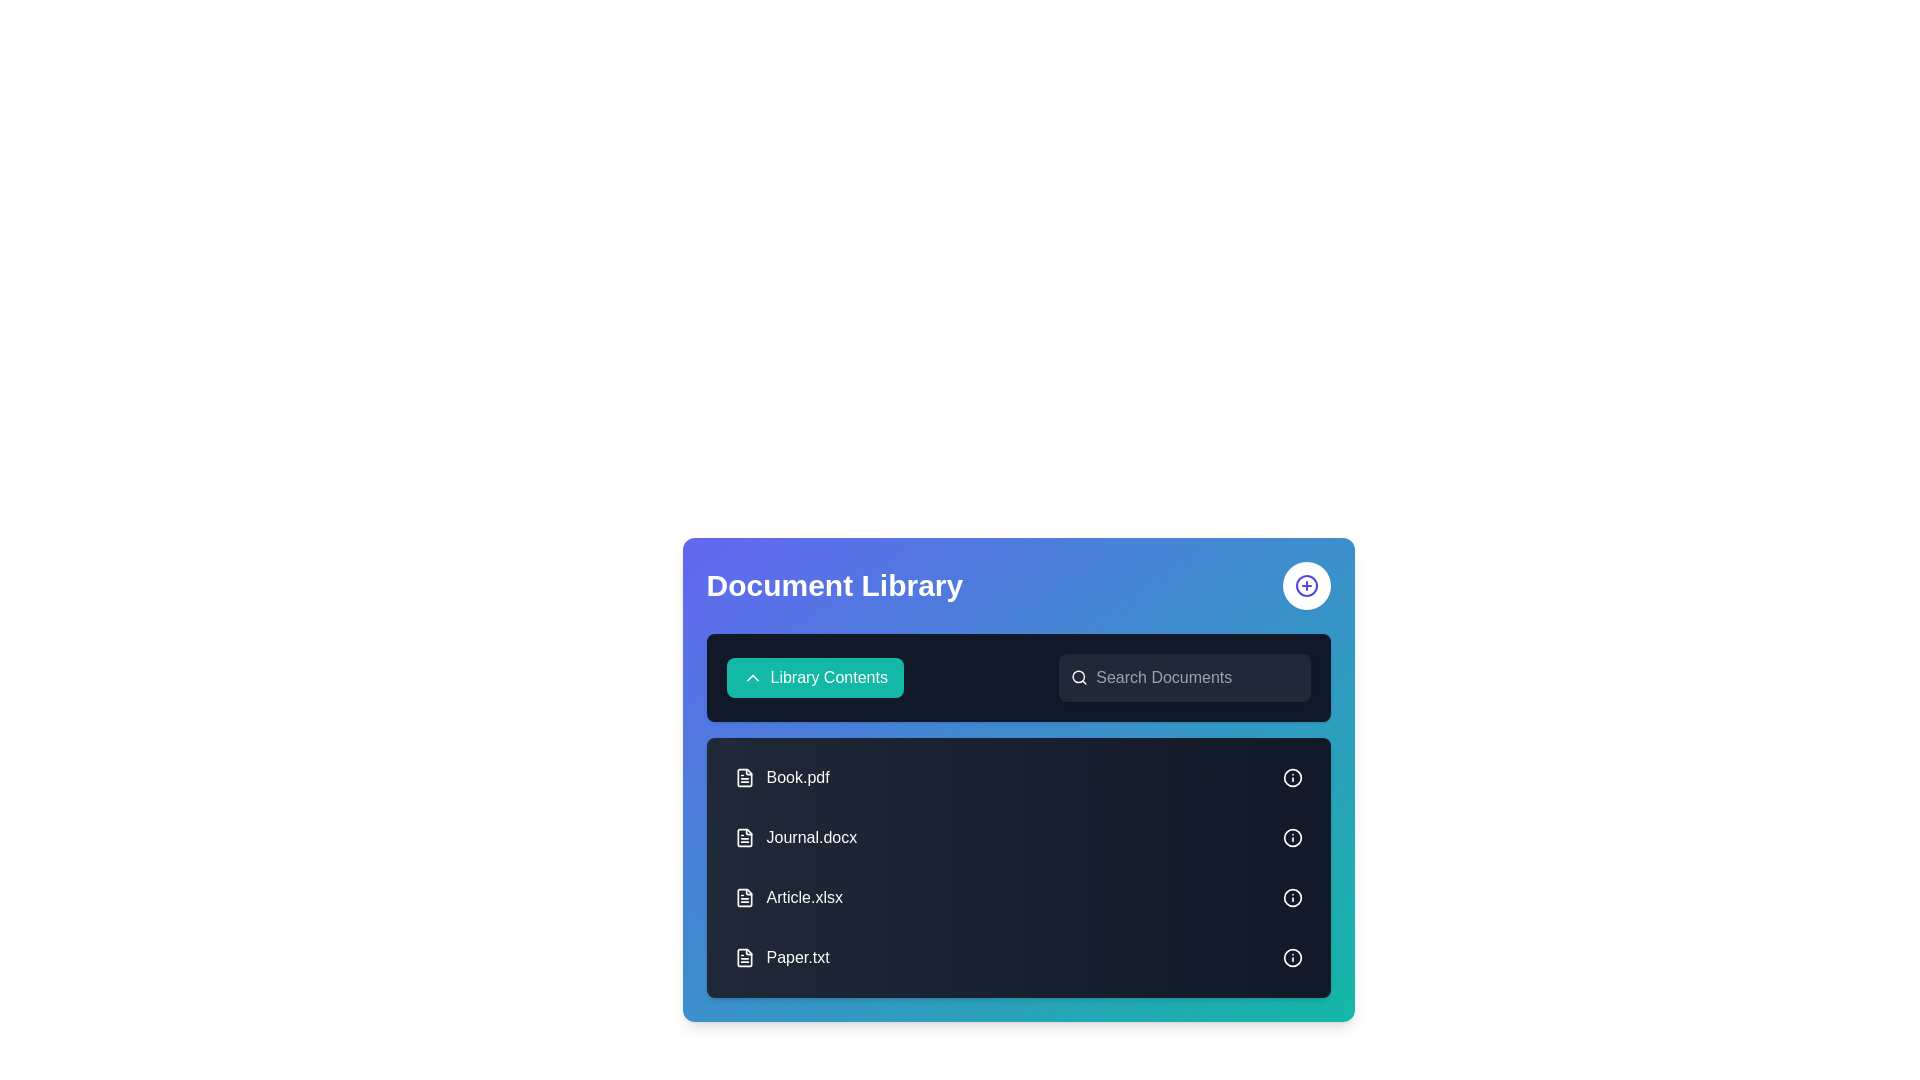 The image size is (1920, 1080). I want to click on the SVG icon representing the document symbol located to the left of the text 'Article.xlsx', so click(743, 897).